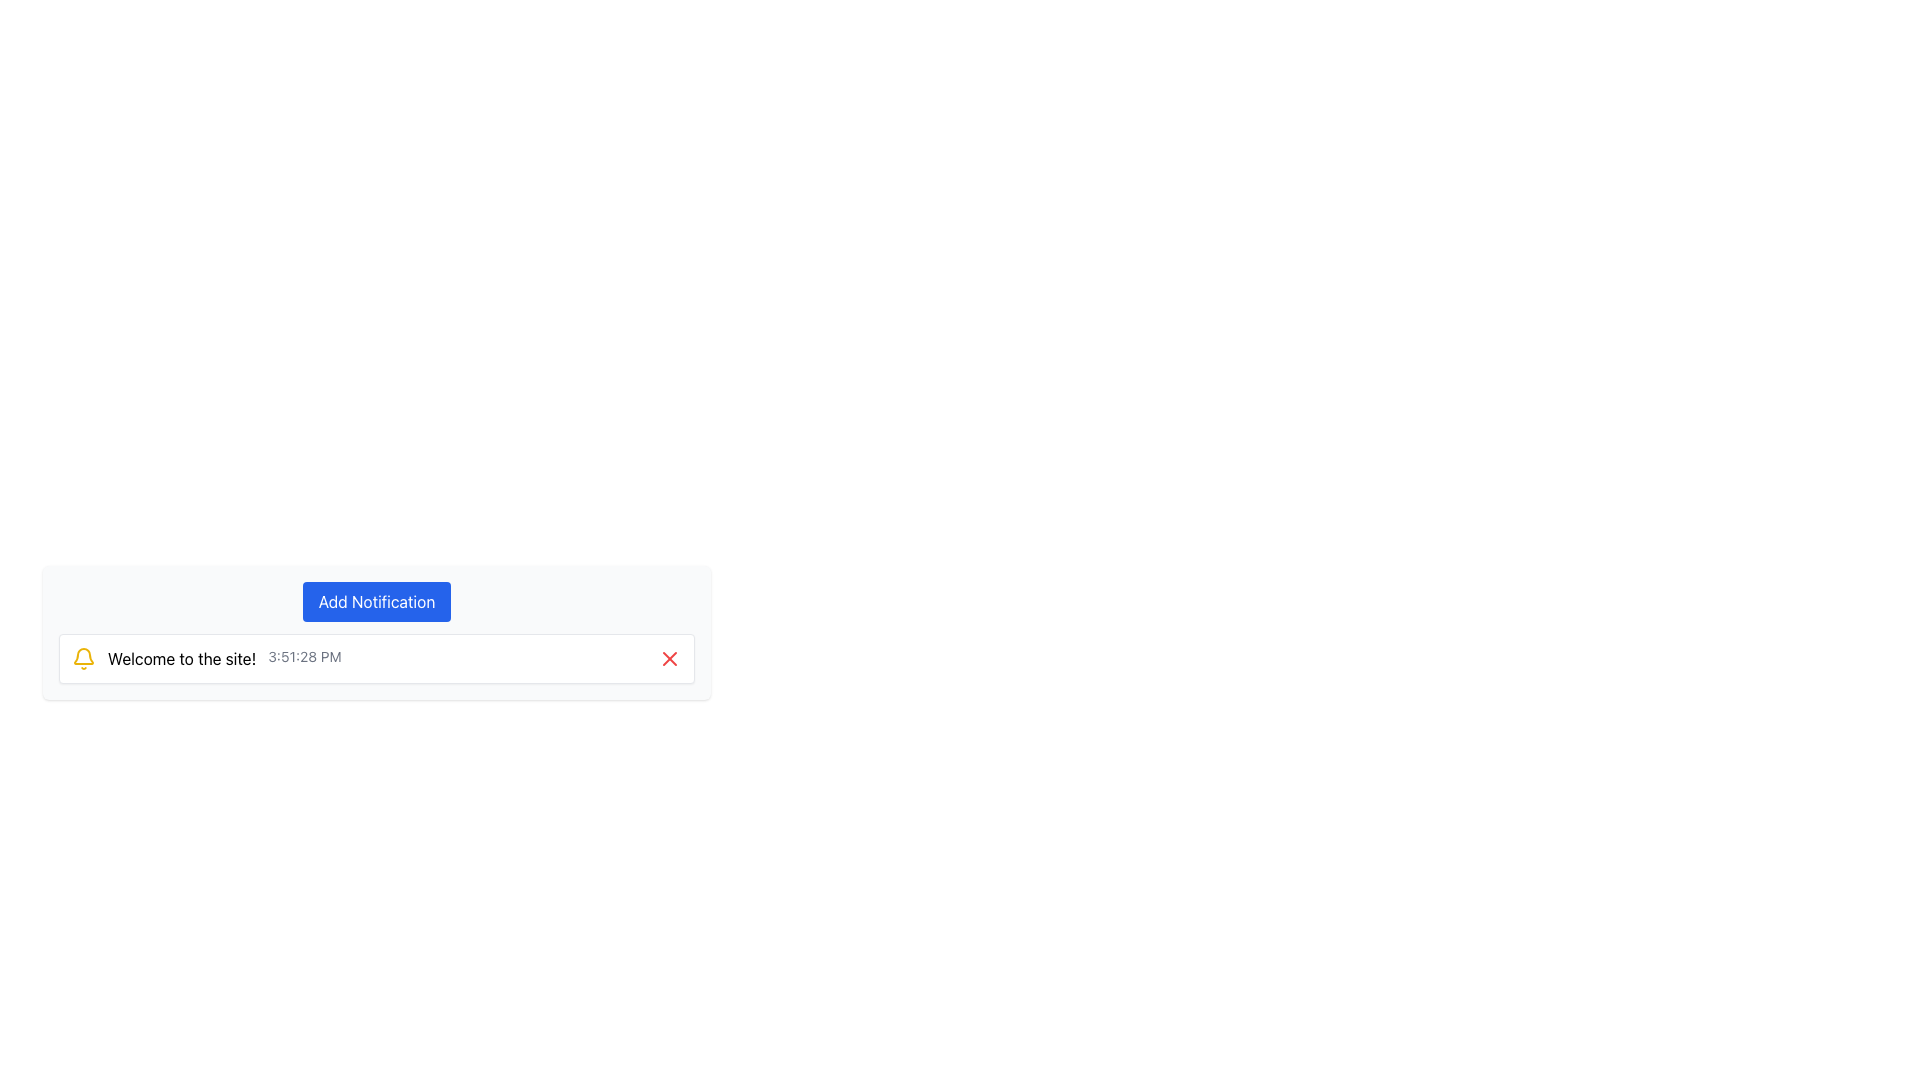 This screenshot has height=1080, width=1920. What do you see at coordinates (670, 659) in the screenshot?
I see `the close button located at the far right end of the notification bar` at bounding box center [670, 659].